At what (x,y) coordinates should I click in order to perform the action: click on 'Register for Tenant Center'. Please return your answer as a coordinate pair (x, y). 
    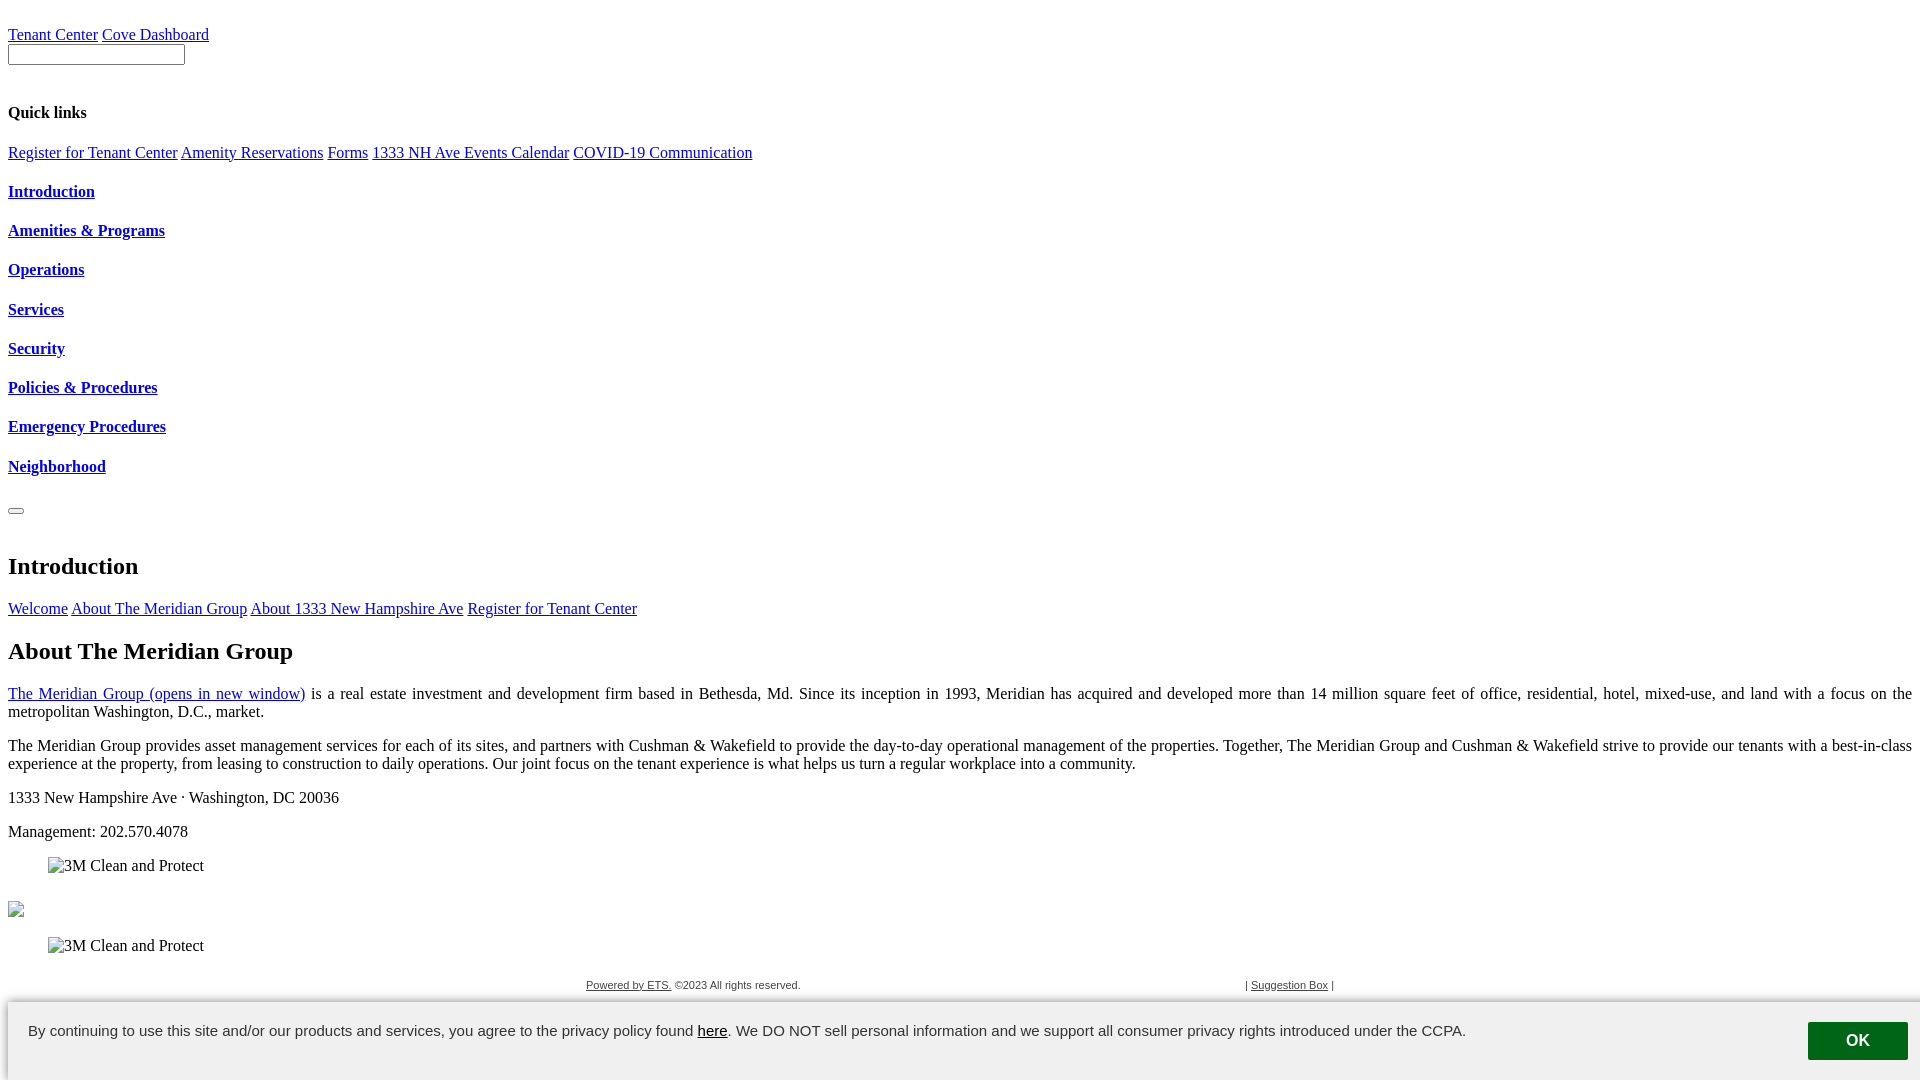
    Looking at the image, I should click on (91, 151).